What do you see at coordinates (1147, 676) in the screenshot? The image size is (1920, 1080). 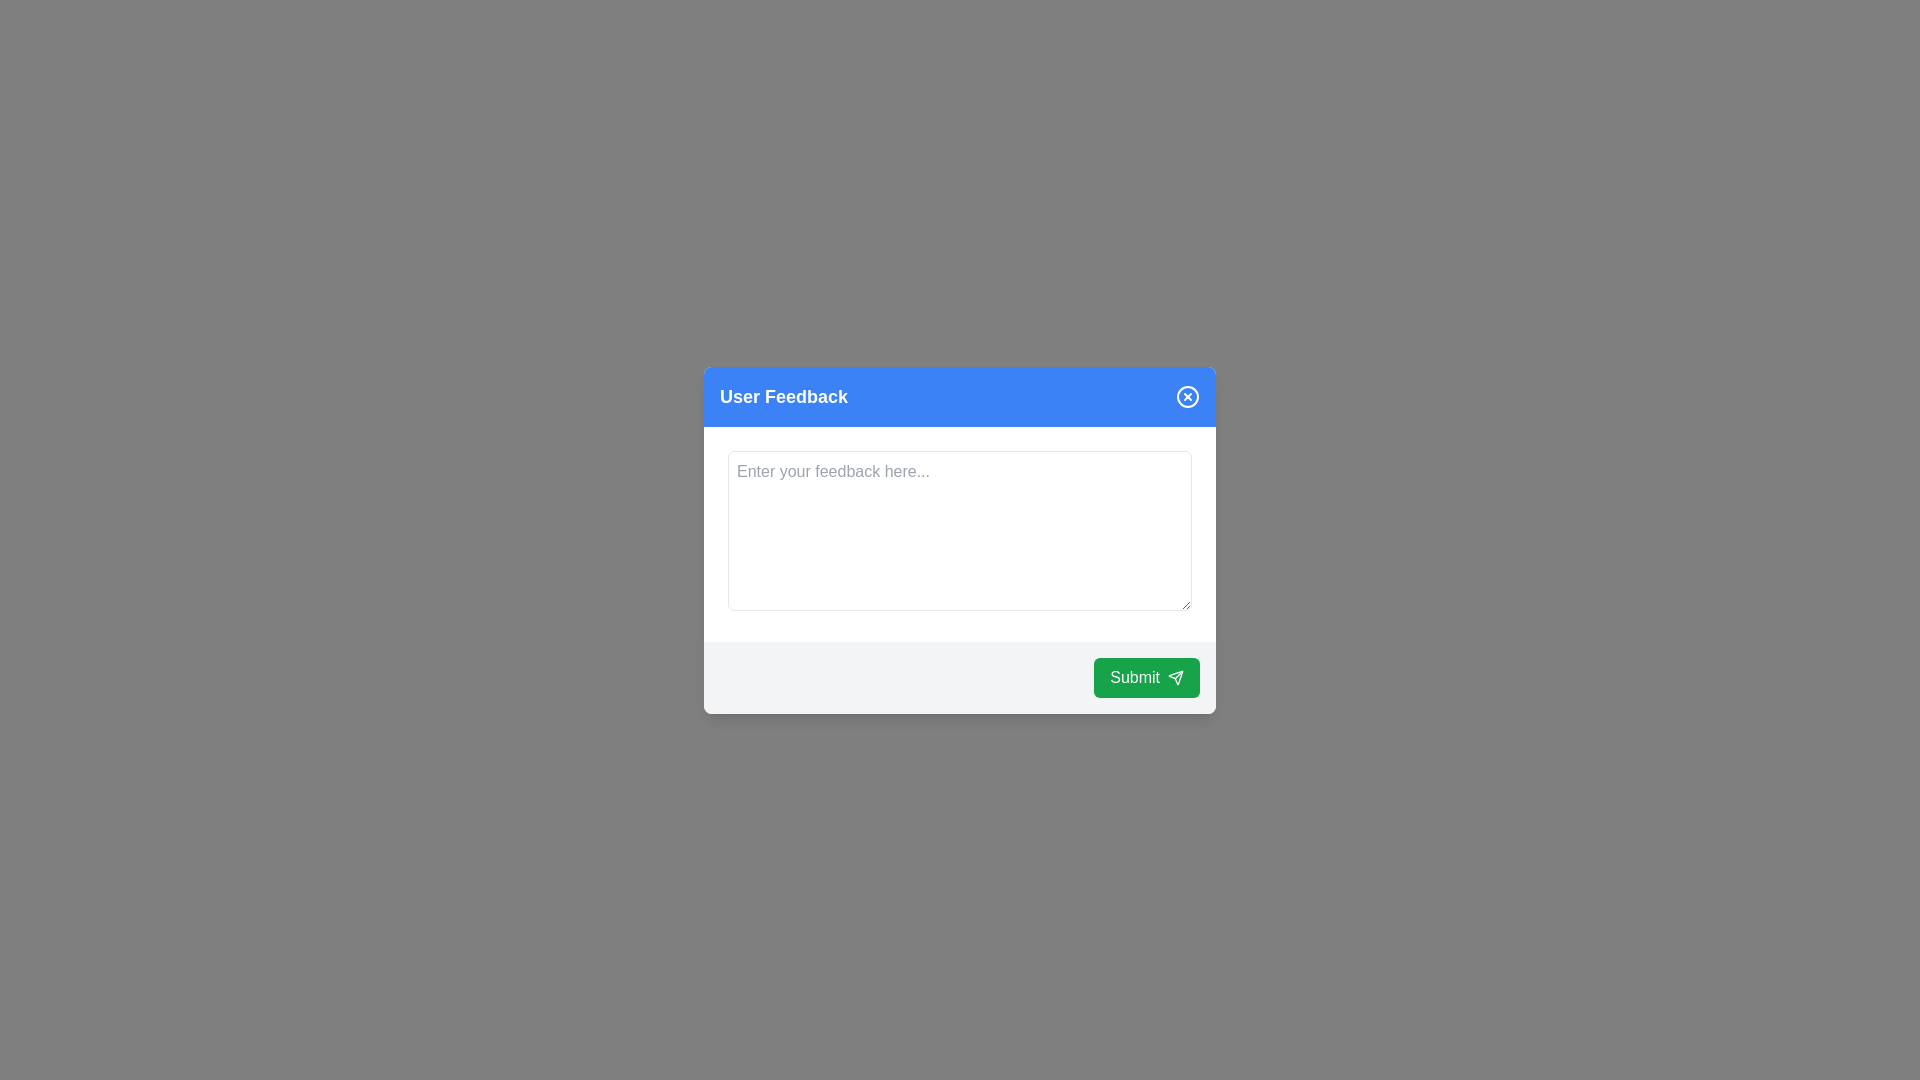 I see `submit button to submit feedback` at bounding box center [1147, 676].